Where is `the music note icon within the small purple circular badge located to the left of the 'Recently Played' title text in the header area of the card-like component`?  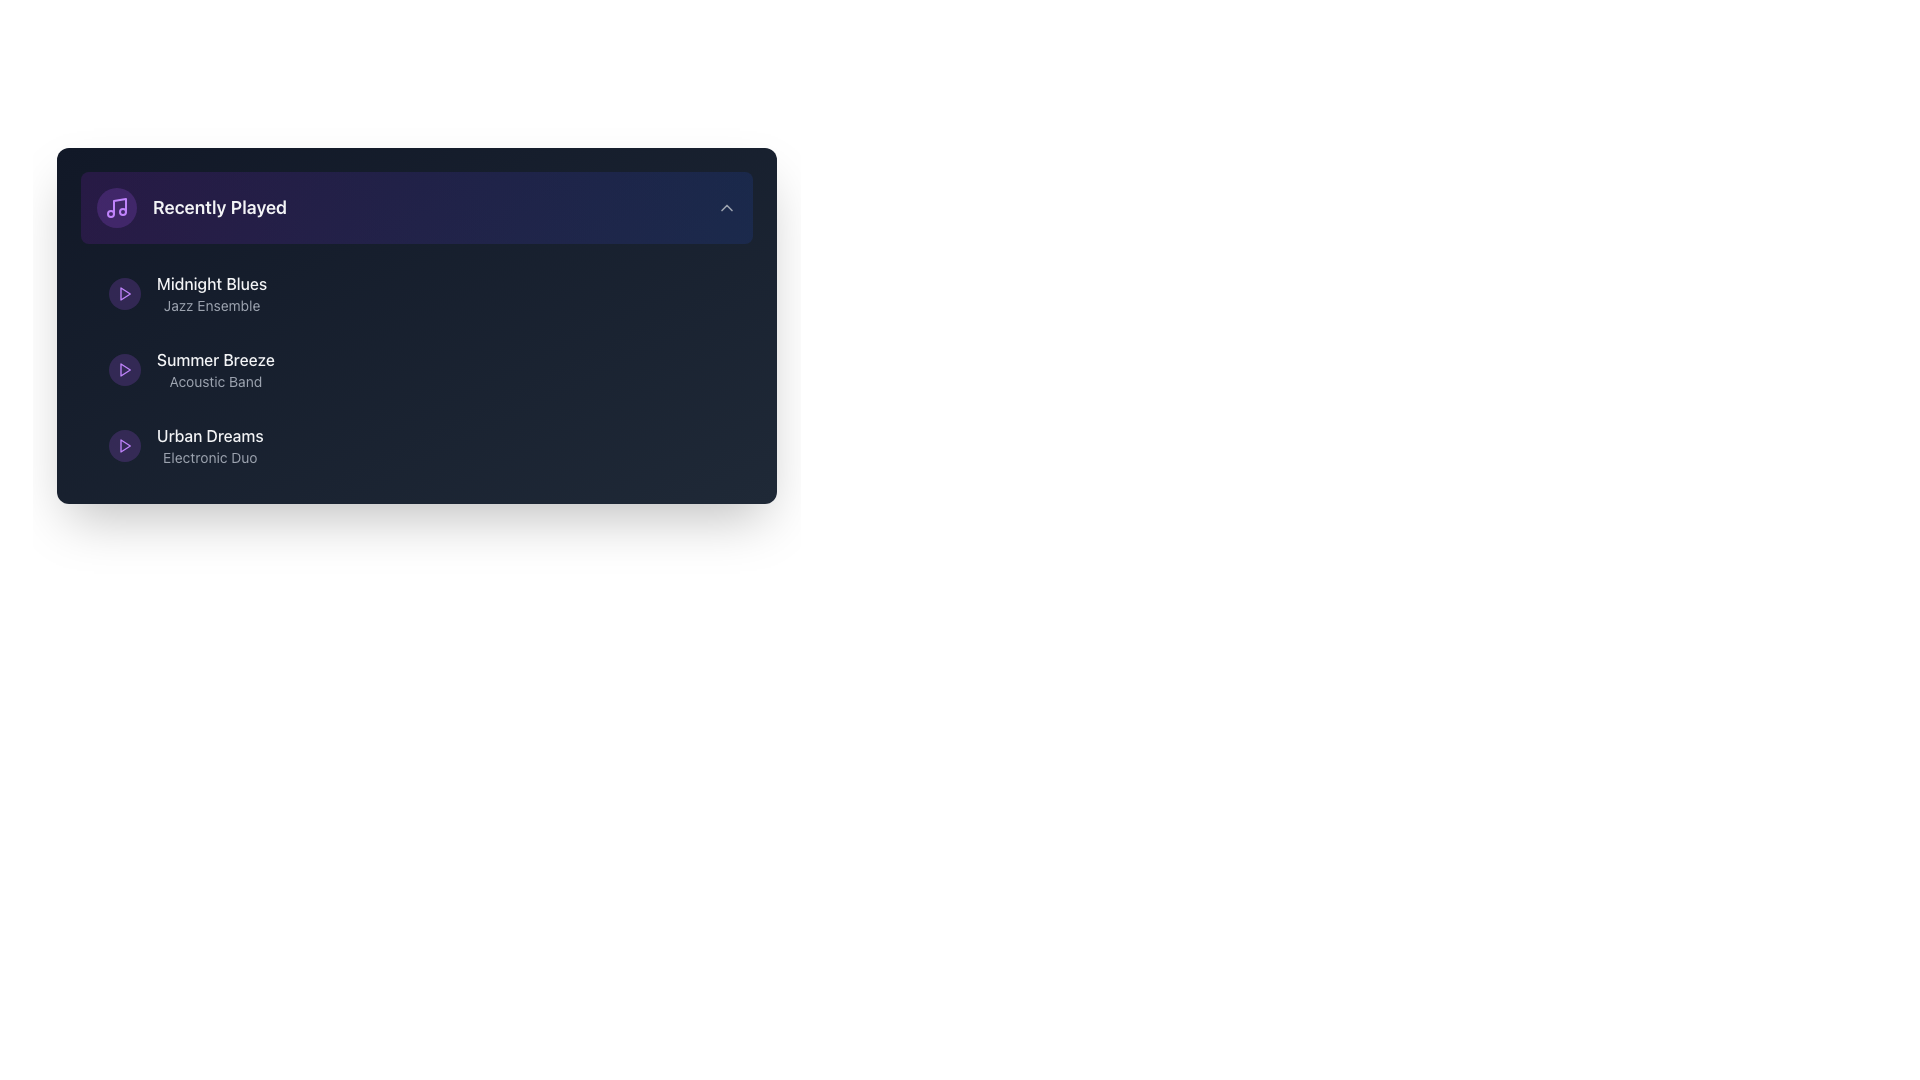 the music note icon within the small purple circular badge located to the left of the 'Recently Played' title text in the header area of the card-like component is located at coordinates (115, 208).